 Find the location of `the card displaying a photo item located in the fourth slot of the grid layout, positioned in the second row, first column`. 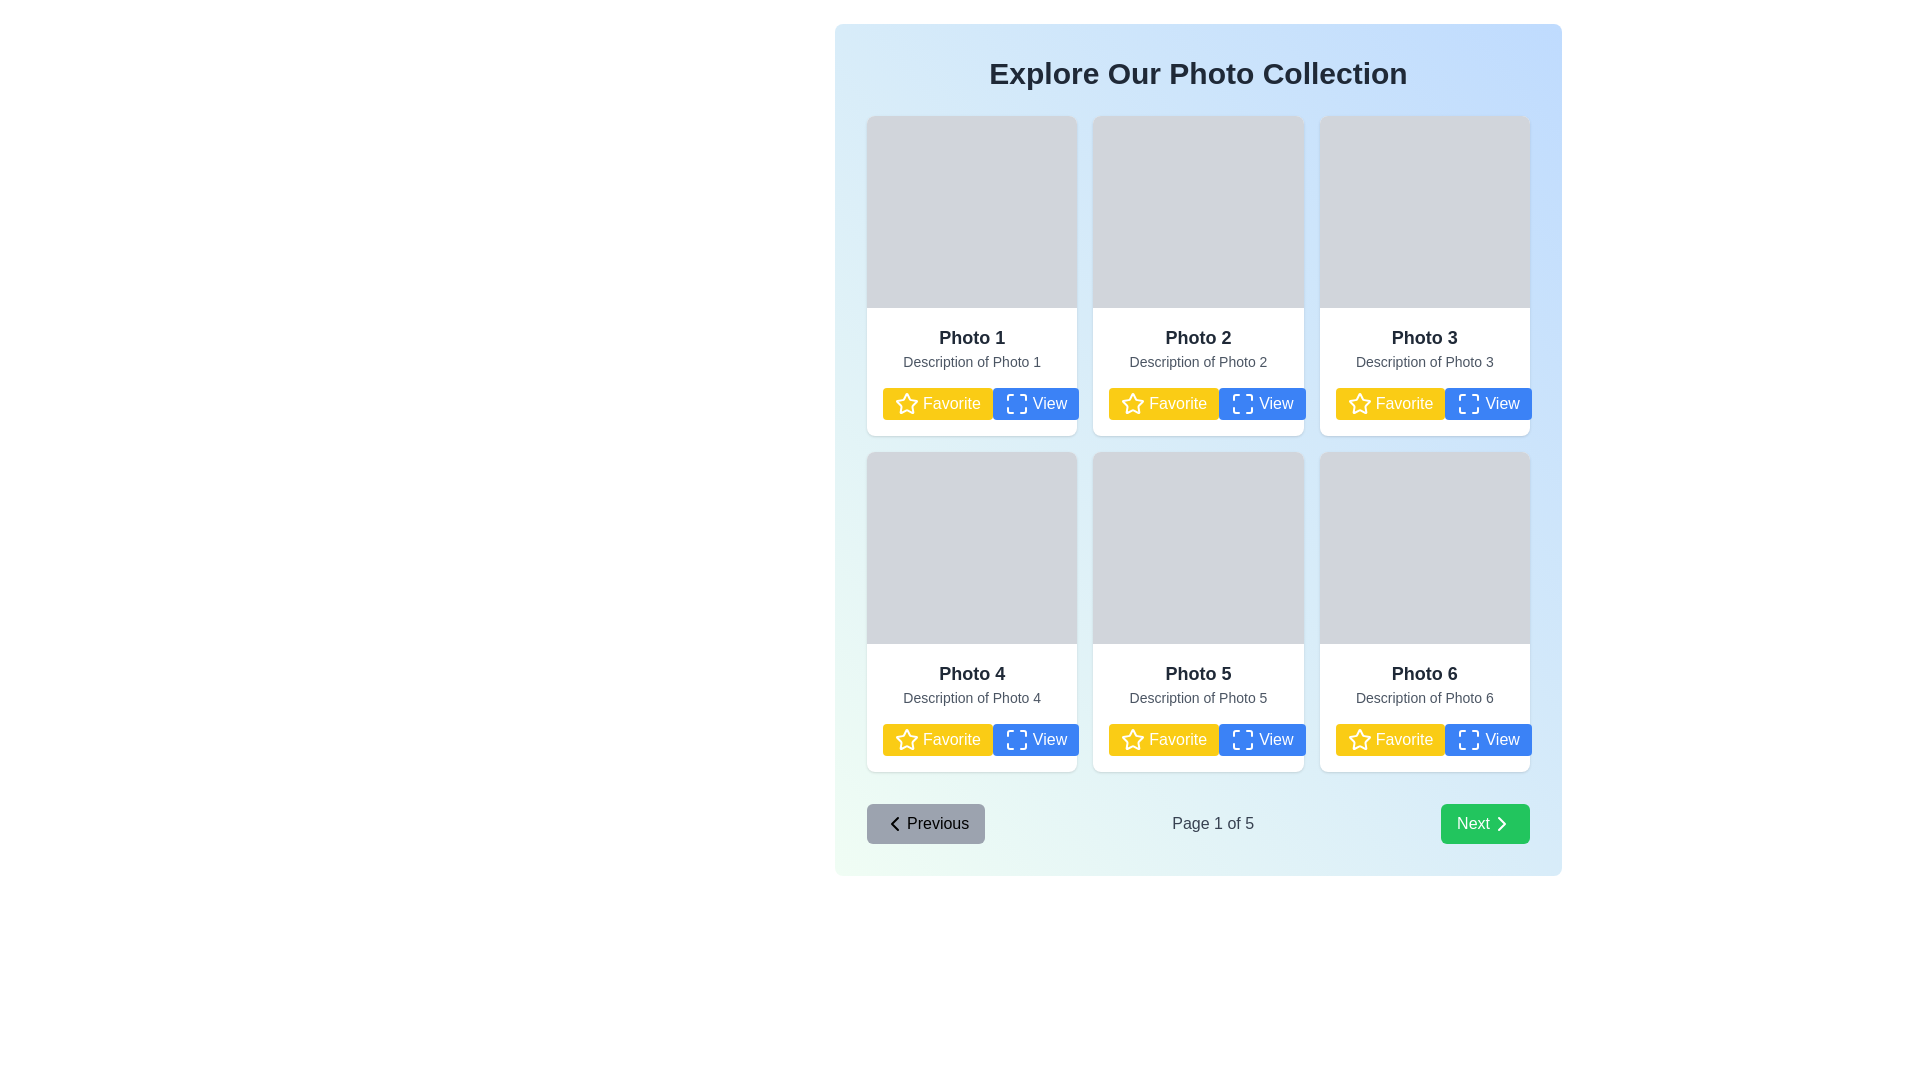

the card displaying a photo item located in the fourth slot of the grid layout, positioned in the second row, first column is located at coordinates (972, 611).